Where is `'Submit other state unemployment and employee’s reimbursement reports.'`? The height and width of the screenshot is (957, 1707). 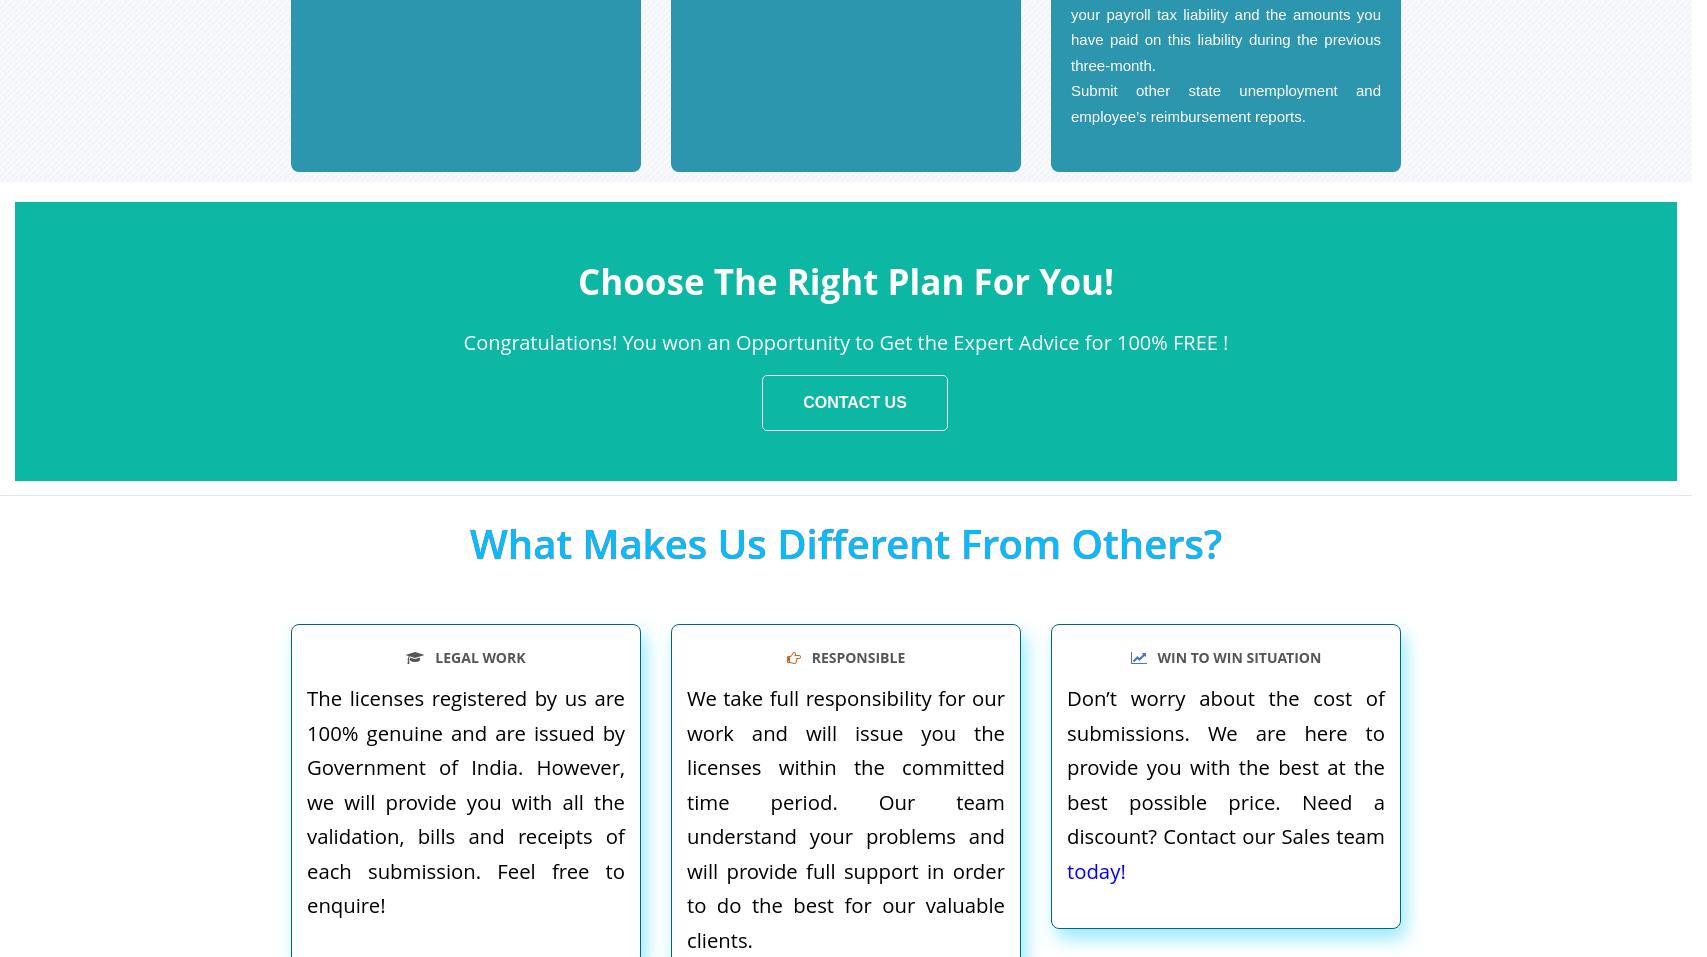
'Submit other state unemployment and employee’s reimbursement reports.' is located at coordinates (1224, 102).